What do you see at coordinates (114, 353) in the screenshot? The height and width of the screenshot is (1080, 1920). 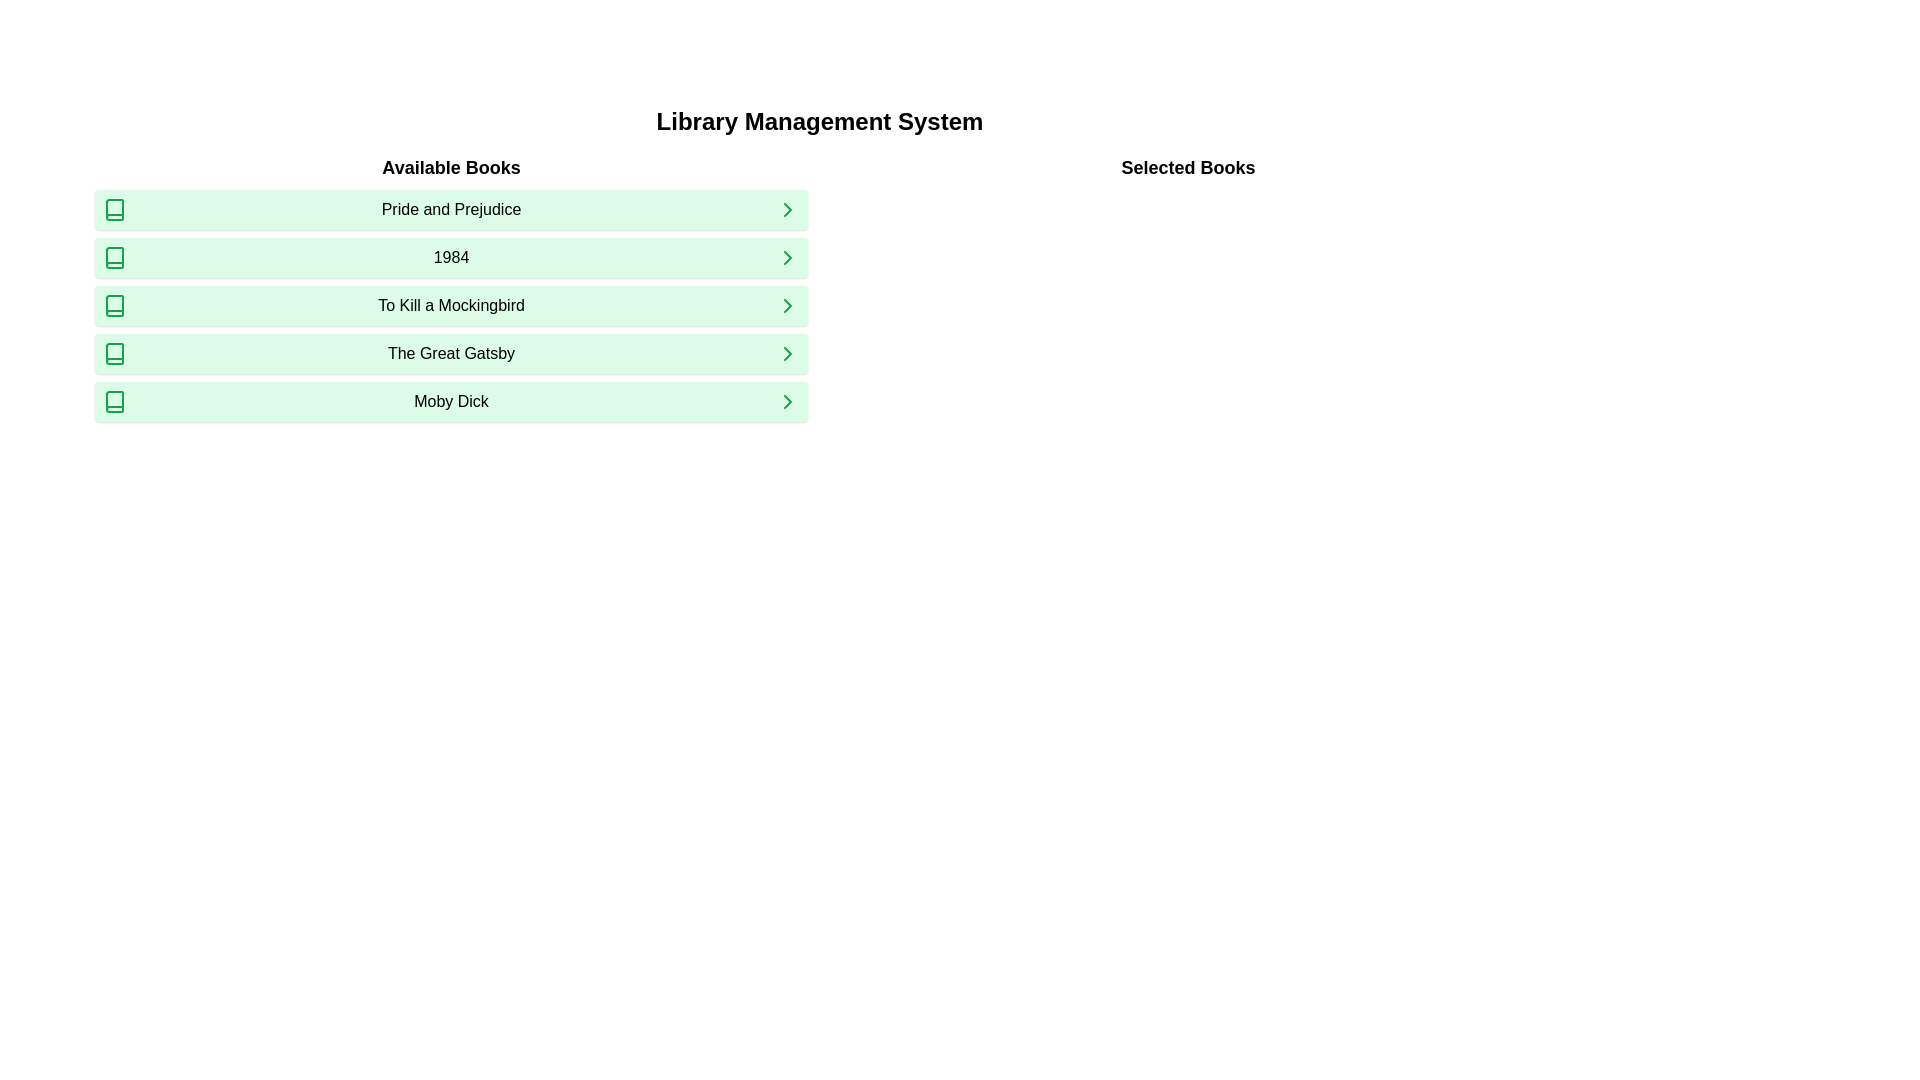 I see `the icon resembling a stylized book outlined in green, positioned at the leftmost side of the row labeled 'The Great Gatsby' in the 'Available Books' section` at bounding box center [114, 353].